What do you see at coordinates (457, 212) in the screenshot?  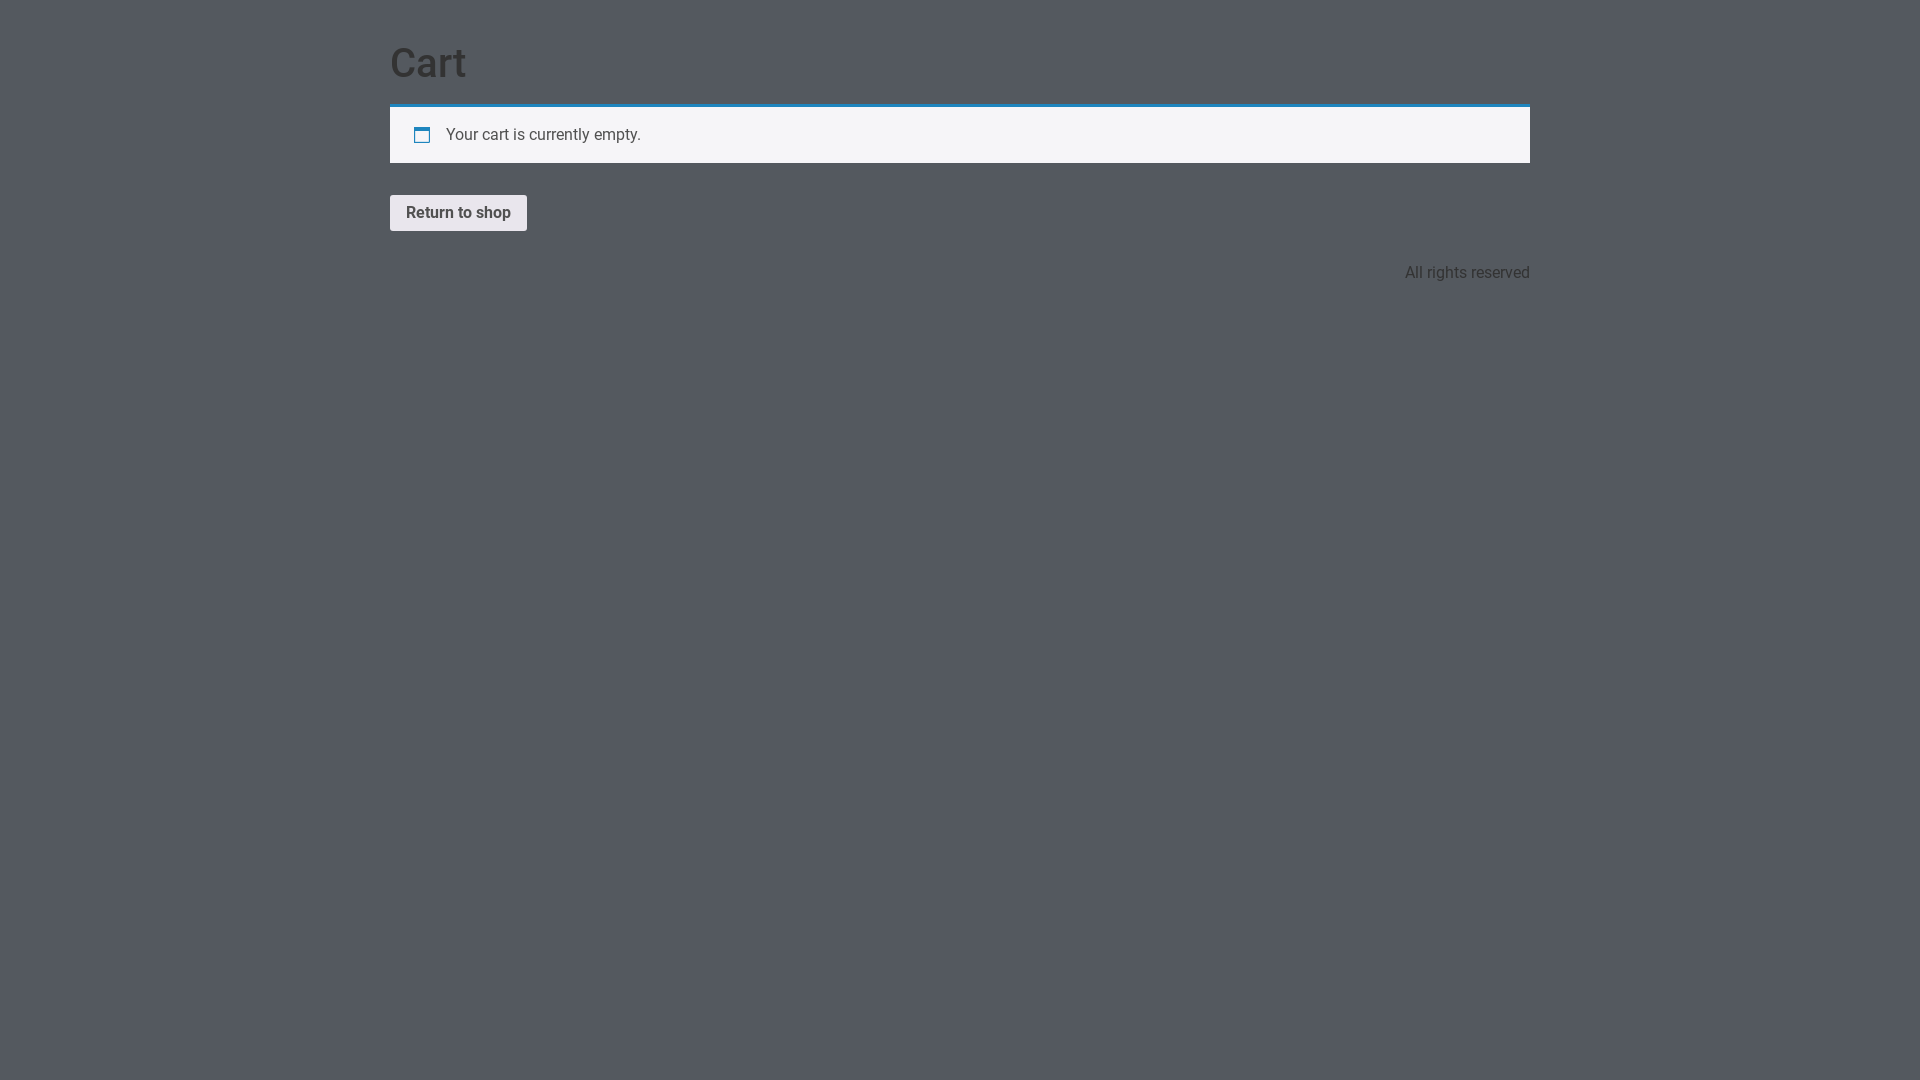 I see `'Return to shop'` at bounding box center [457, 212].